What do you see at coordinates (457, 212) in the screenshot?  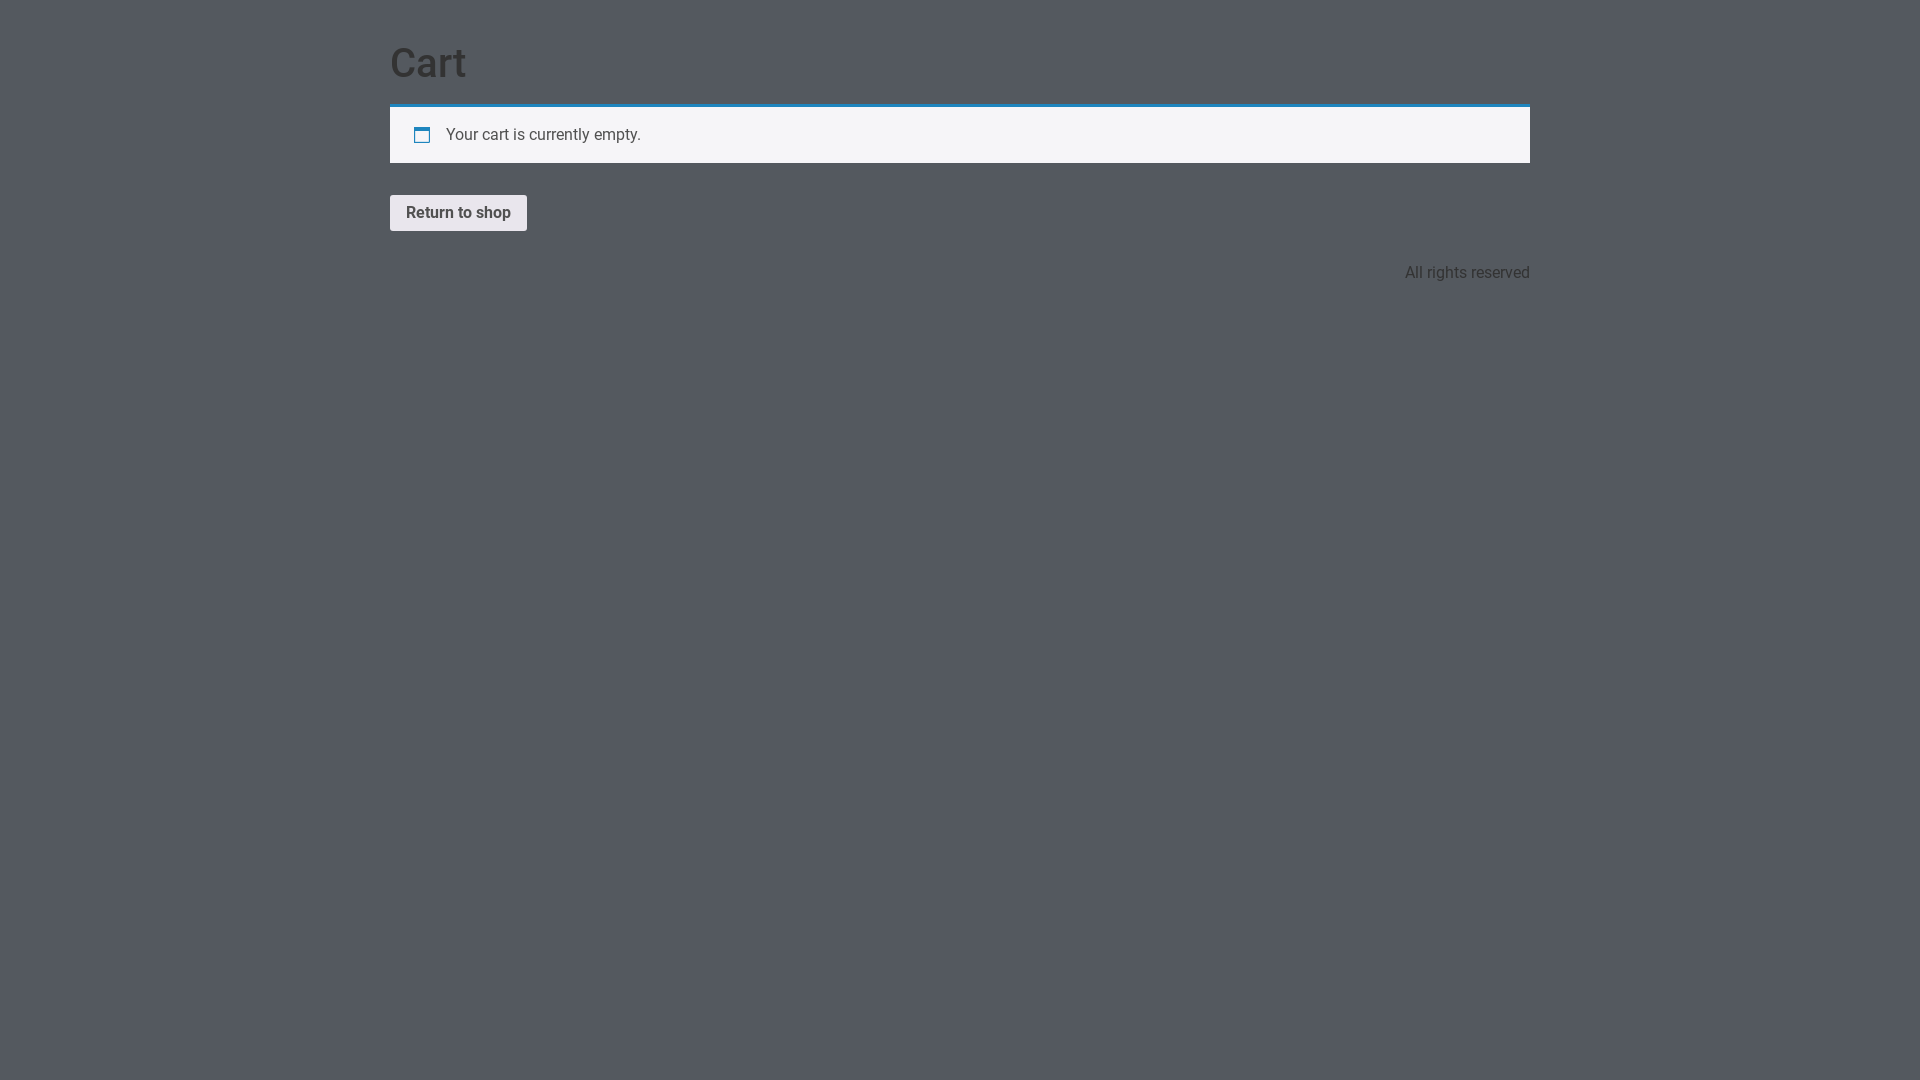 I see `'Return to shop'` at bounding box center [457, 212].